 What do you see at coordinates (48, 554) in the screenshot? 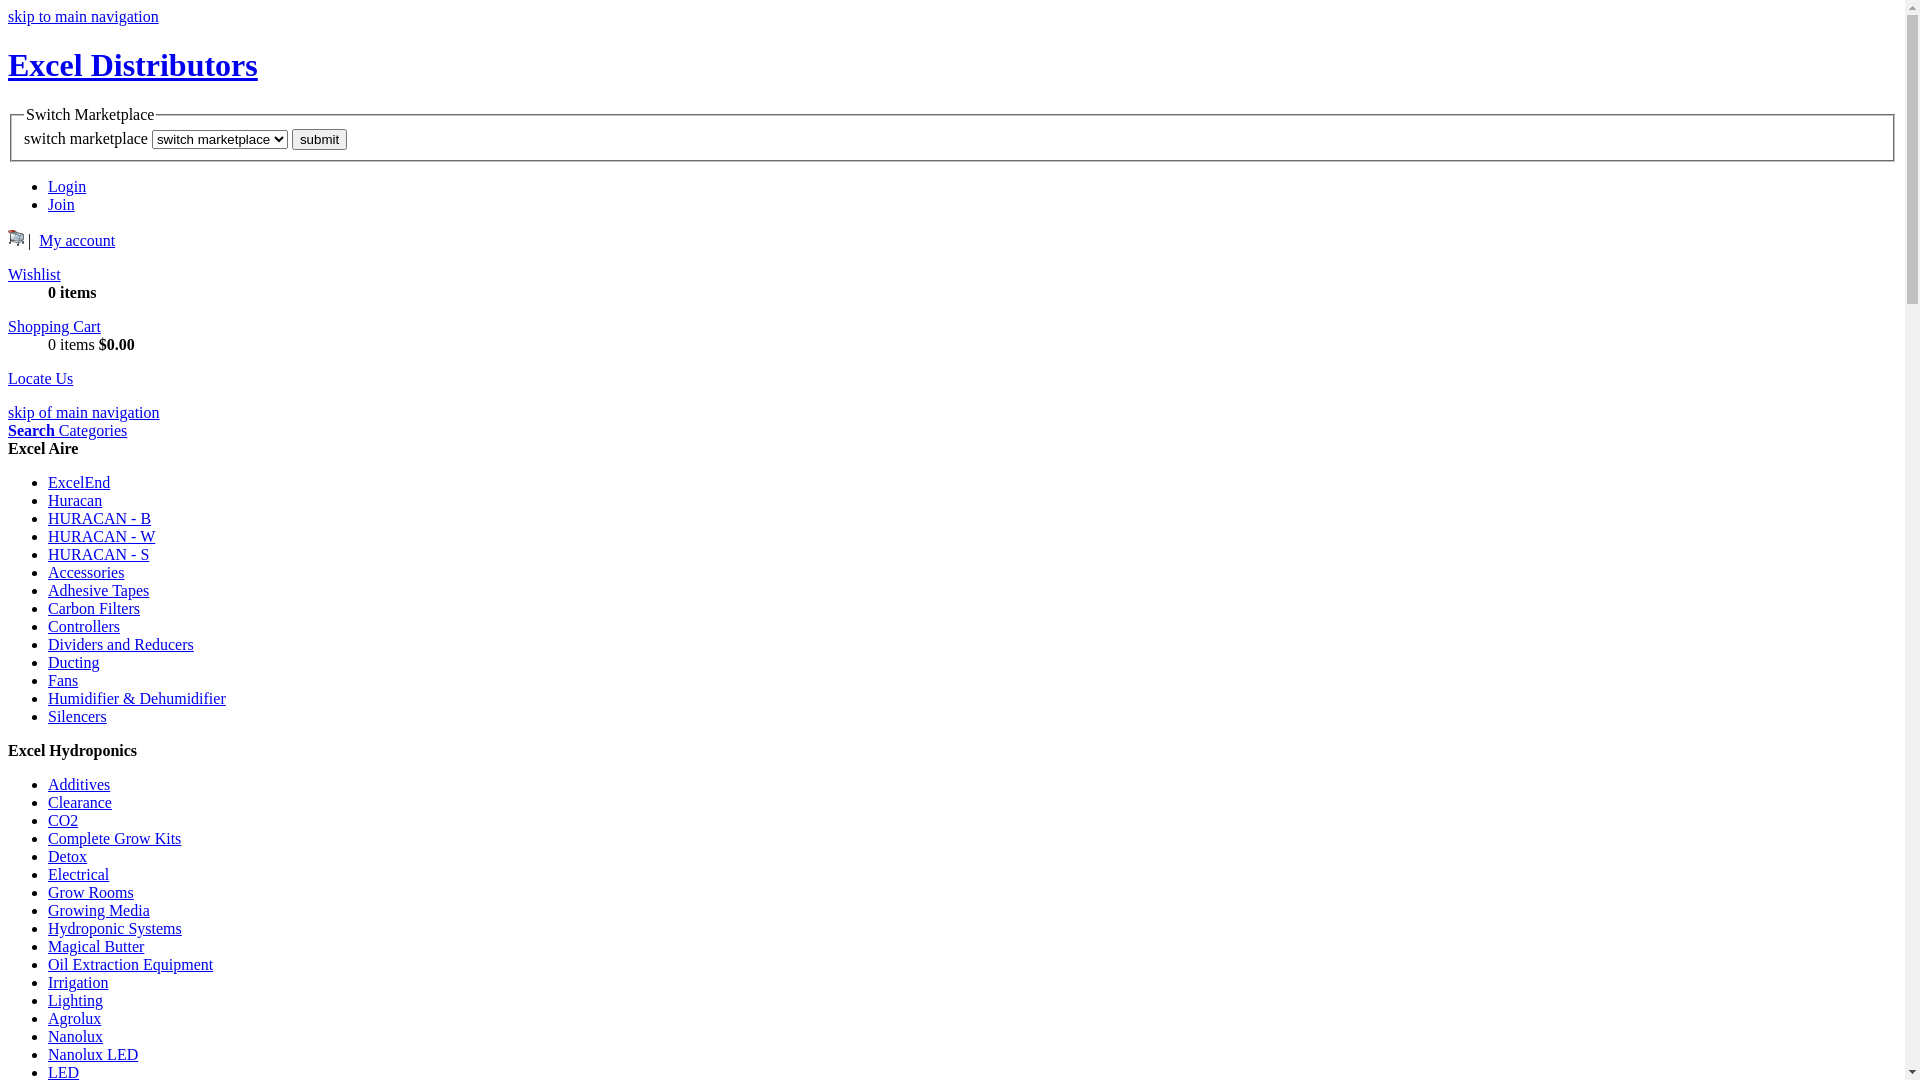
I see `'HURACAN - S'` at bounding box center [48, 554].